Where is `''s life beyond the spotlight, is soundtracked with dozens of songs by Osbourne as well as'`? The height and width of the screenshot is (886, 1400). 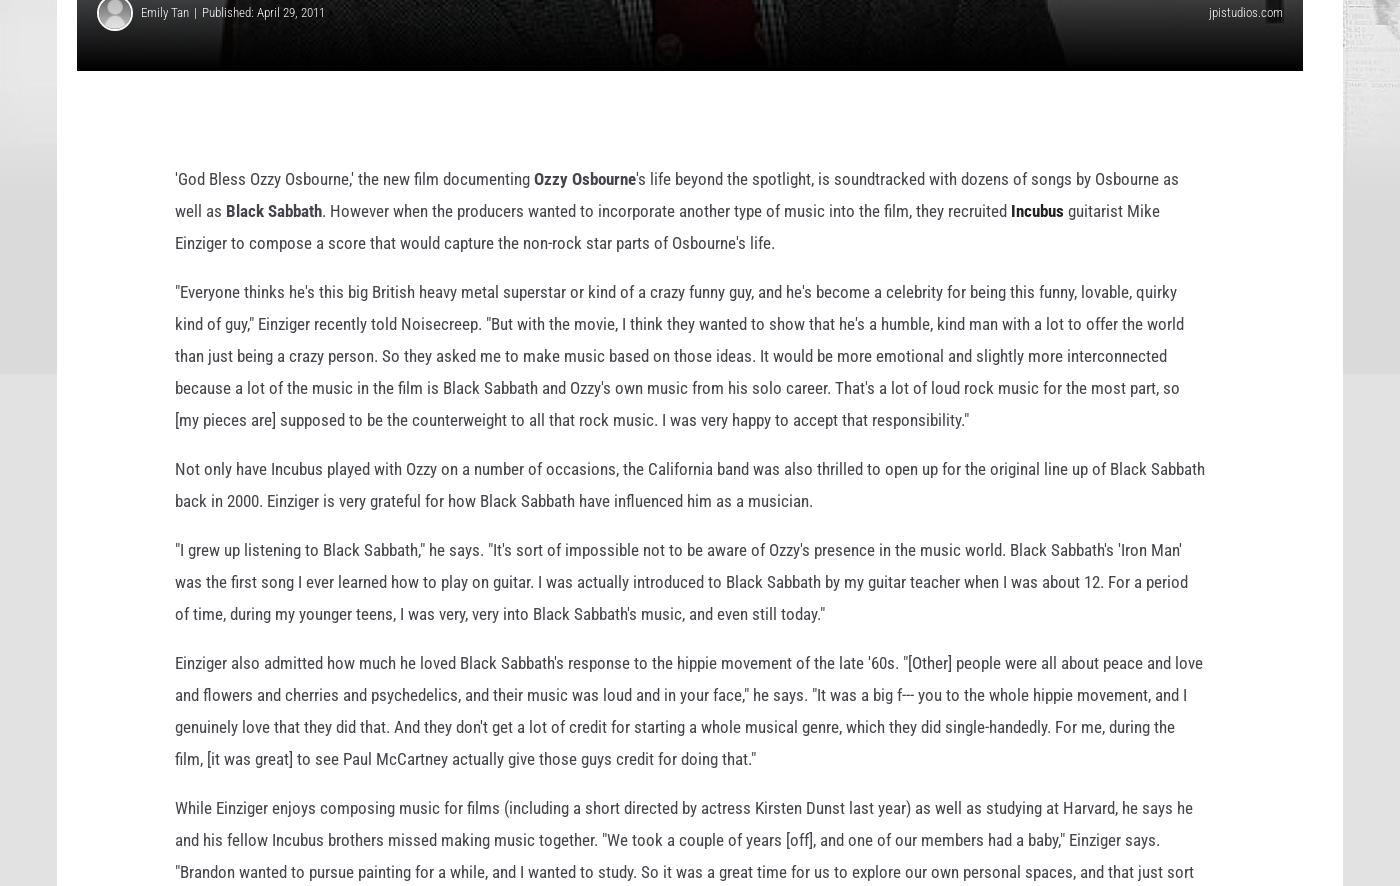 ''s life beyond the spotlight, is soundtracked with dozens of songs by Osbourne as well as' is located at coordinates (677, 225).